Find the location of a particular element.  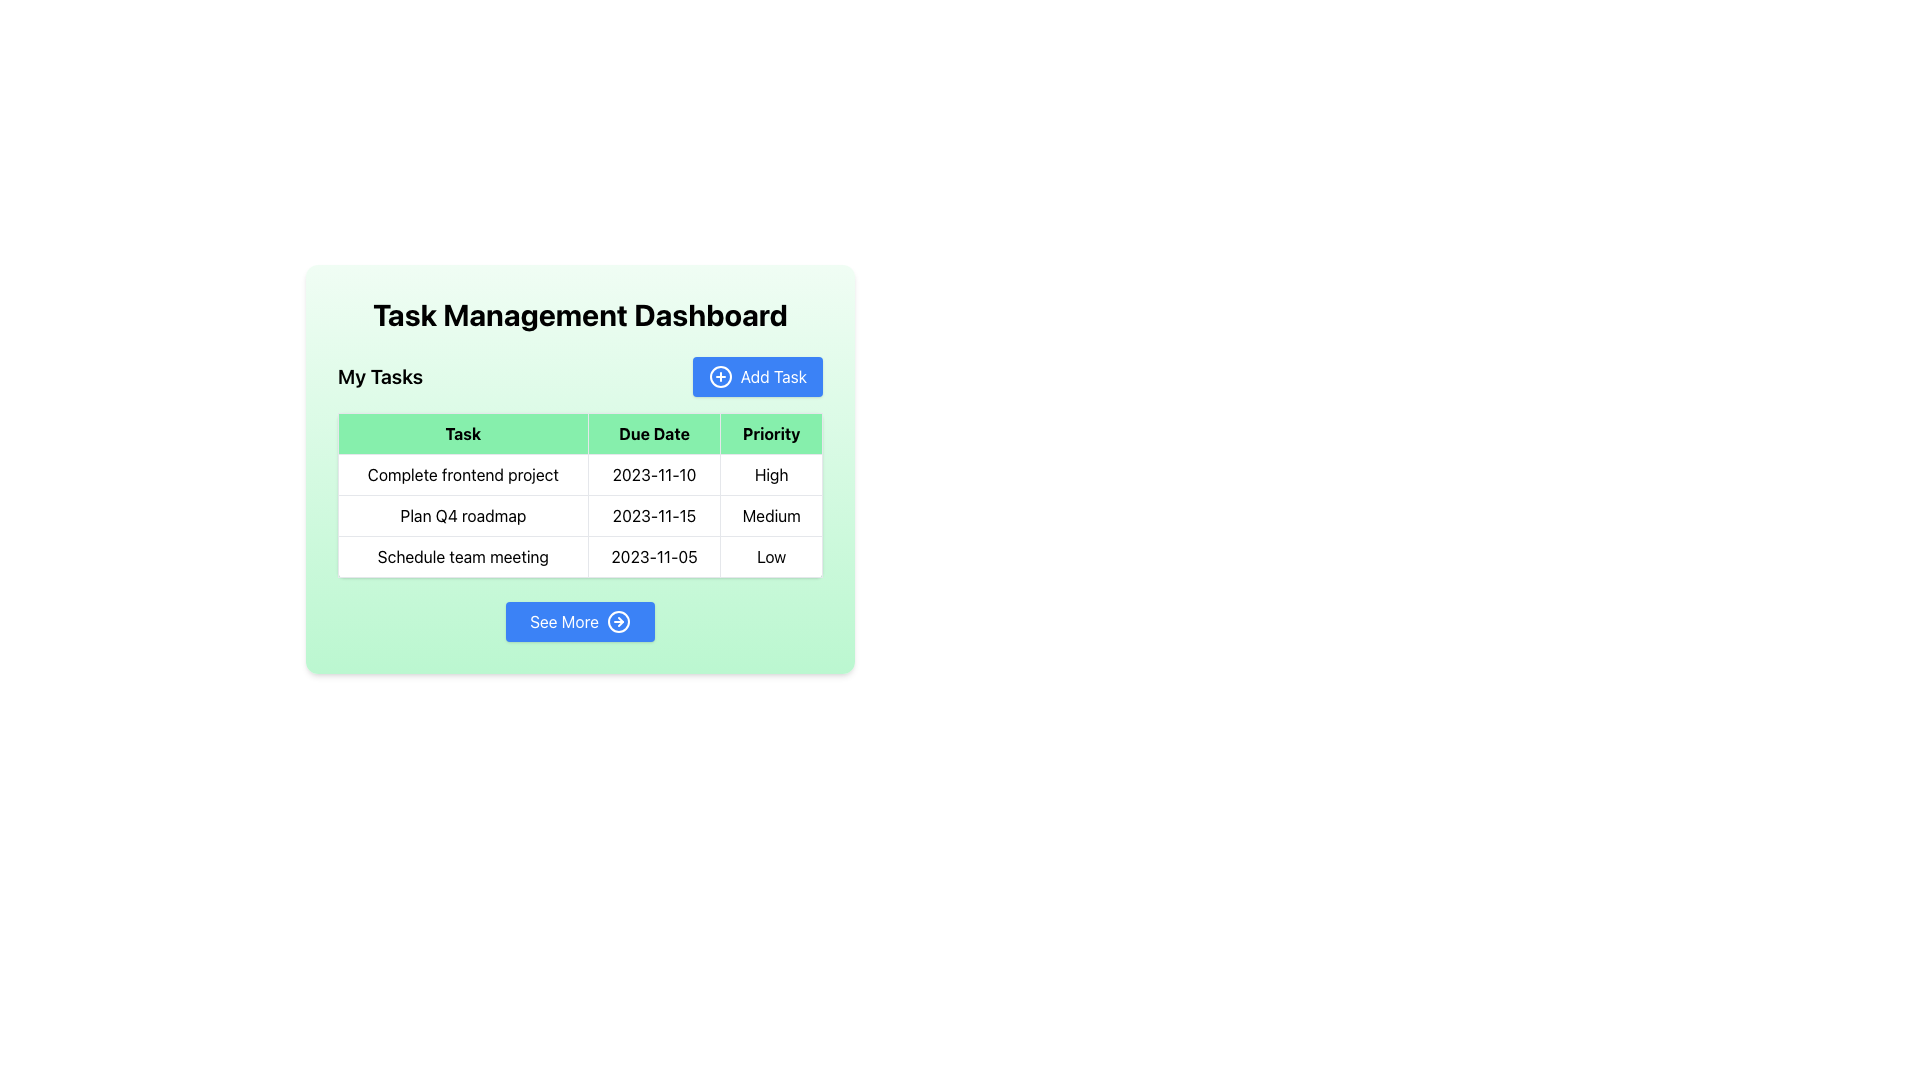

the text display showing '2023-11-15' in the 'Due Date' column of the task 'Plan Q4 roadmap' is located at coordinates (654, 515).